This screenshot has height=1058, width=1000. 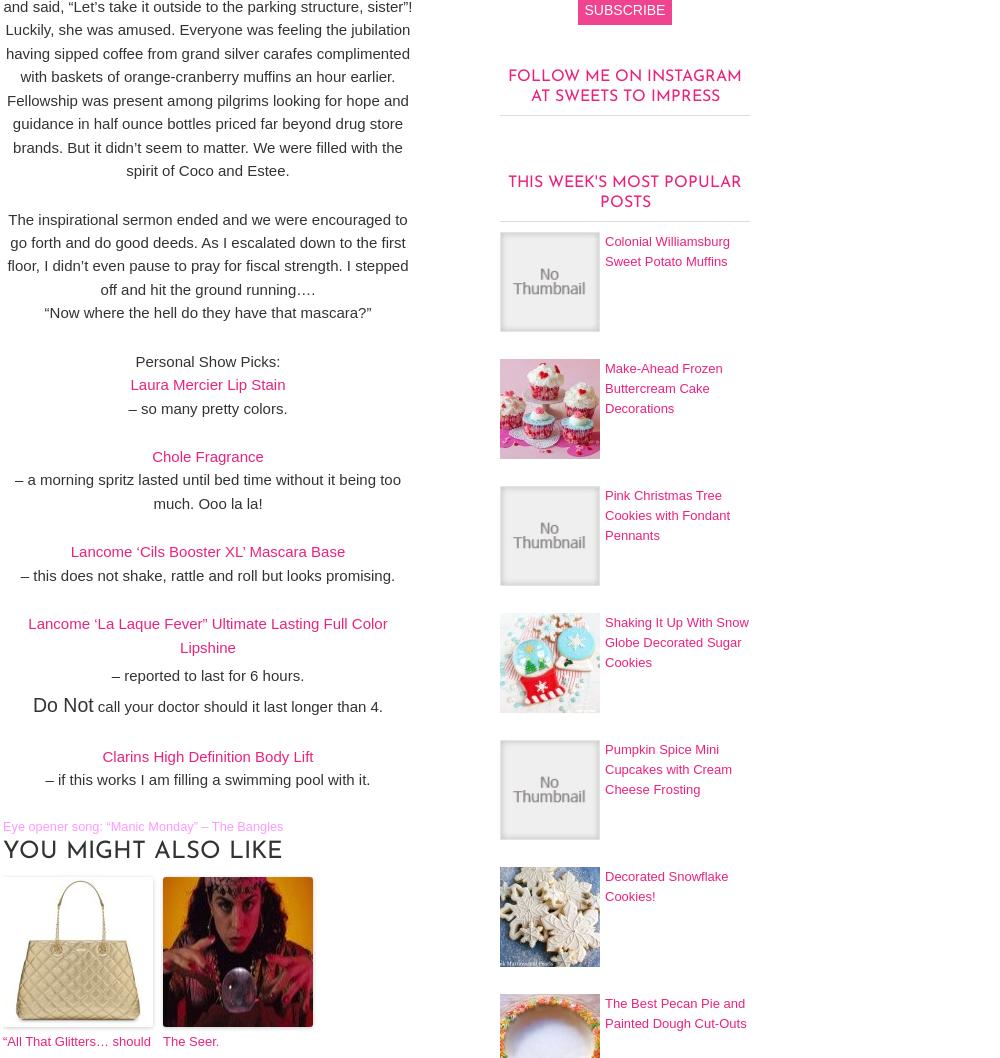 What do you see at coordinates (45, 779) in the screenshot?
I see `'– if this works I am filling a swimming pool with it.'` at bounding box center [45, 779].